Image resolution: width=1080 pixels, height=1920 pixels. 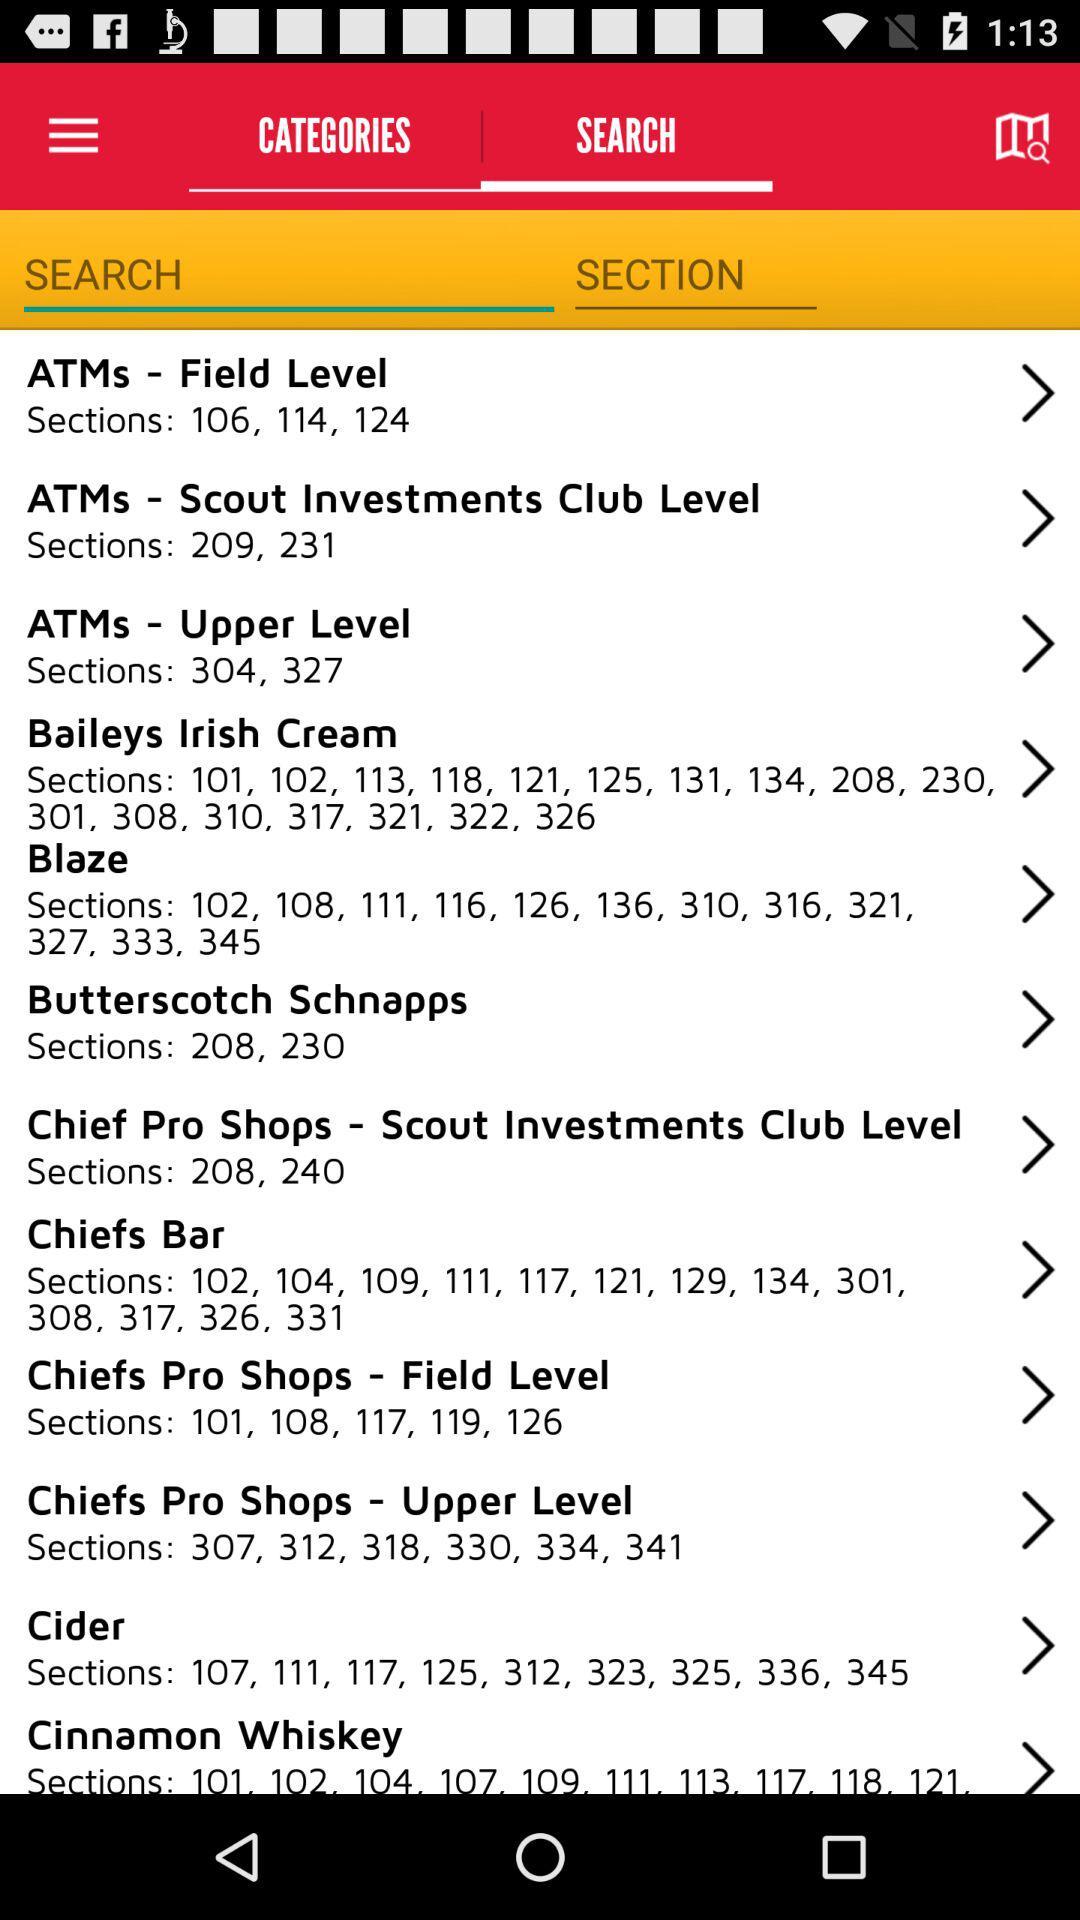 I want to click on search for the club sections, so click(x=289, y=273).